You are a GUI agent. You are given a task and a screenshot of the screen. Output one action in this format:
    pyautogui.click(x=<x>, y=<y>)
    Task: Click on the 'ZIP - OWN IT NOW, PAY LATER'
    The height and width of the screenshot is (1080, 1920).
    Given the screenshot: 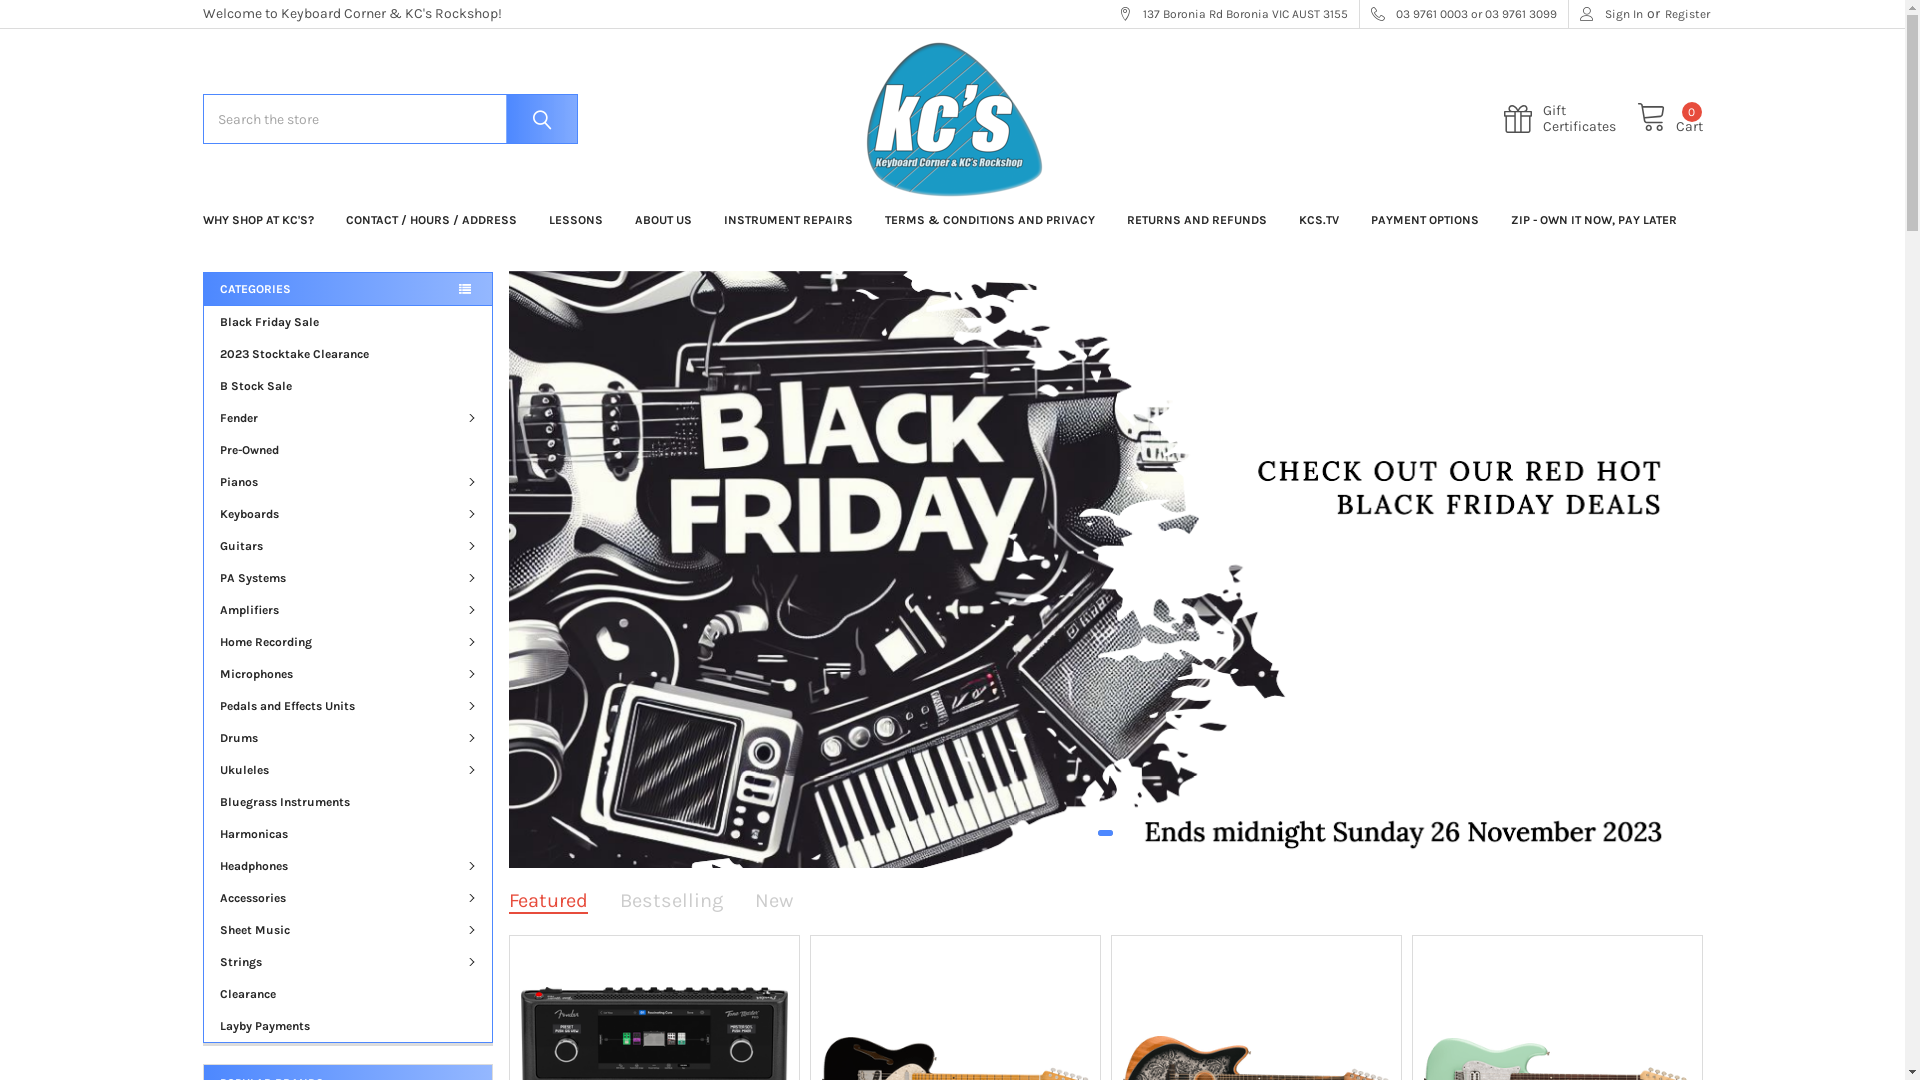 What is the action you would take?
    pyautogui.click(x=1592, y=219)
    